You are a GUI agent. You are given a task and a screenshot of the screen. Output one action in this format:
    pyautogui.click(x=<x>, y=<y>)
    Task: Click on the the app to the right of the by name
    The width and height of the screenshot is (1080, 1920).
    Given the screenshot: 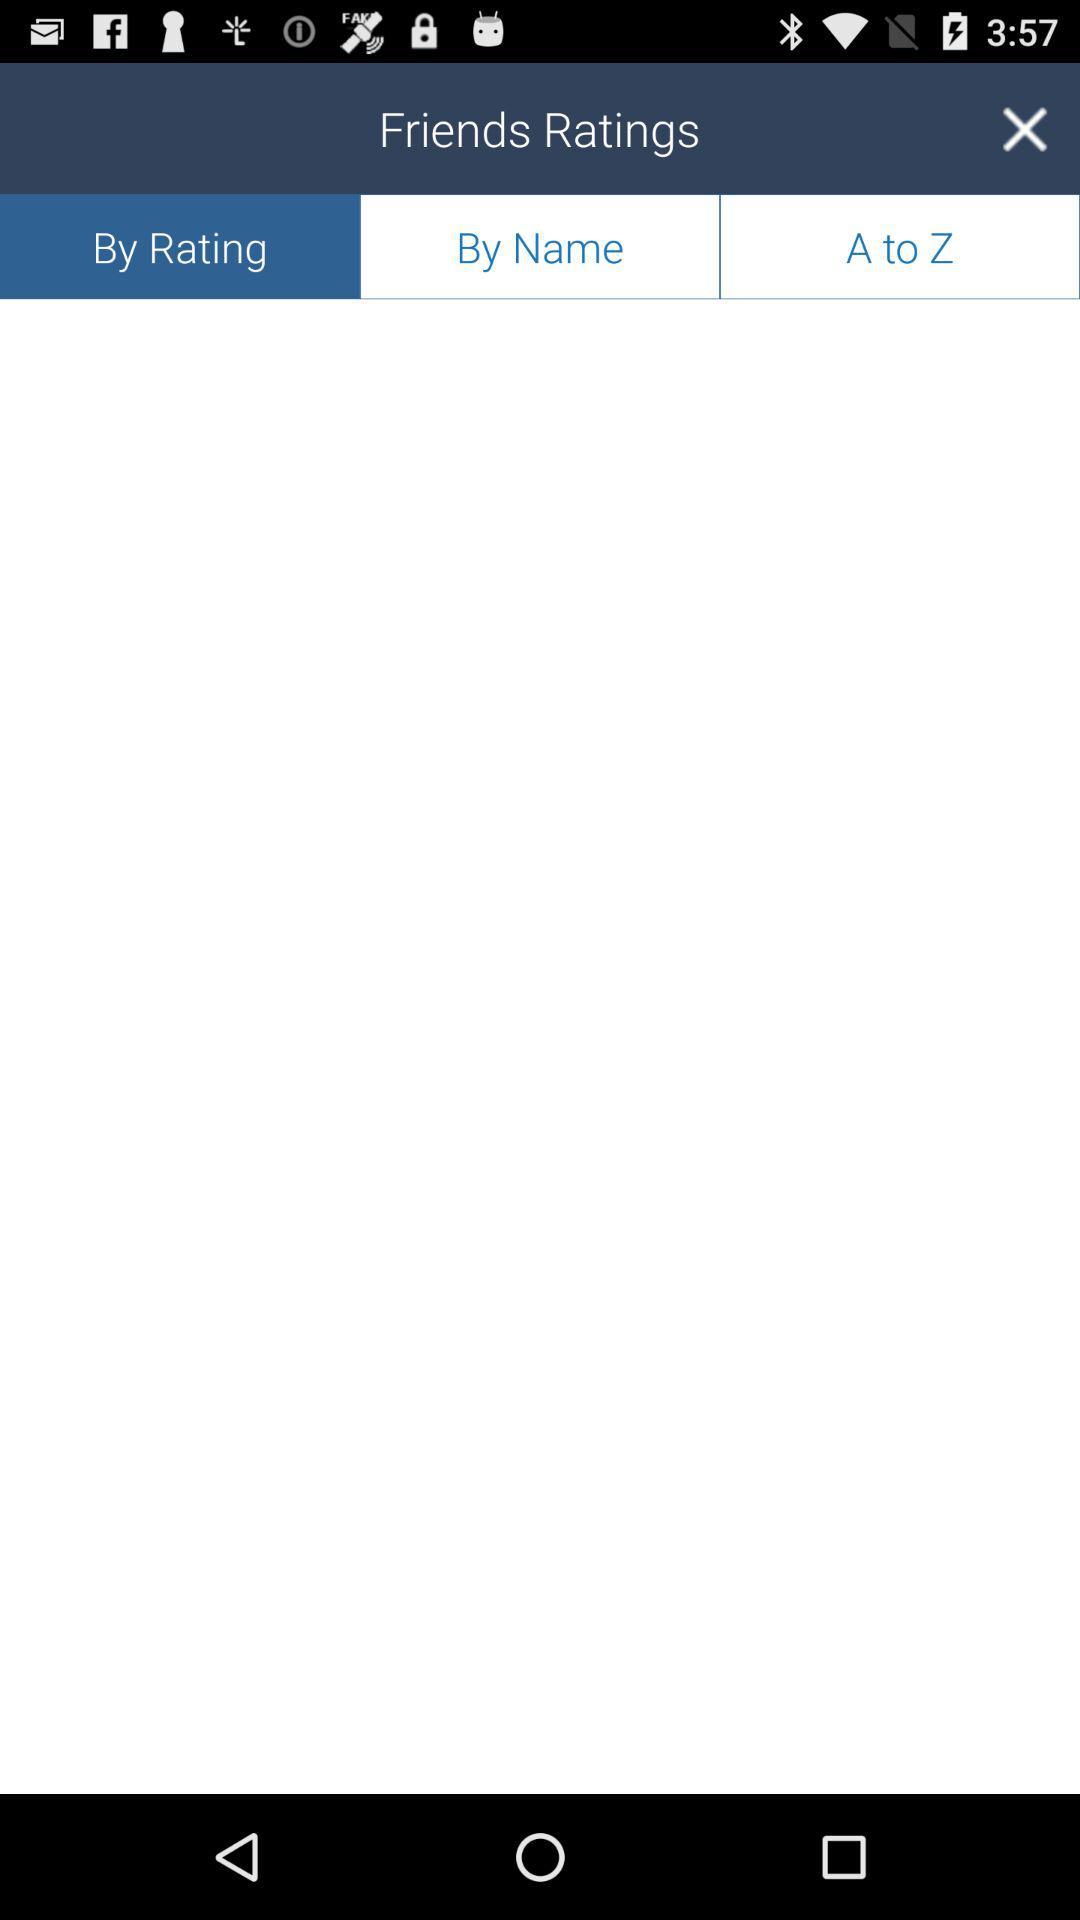 What is the action you would take?
    pyautogui.click(x=898, y=245)
    